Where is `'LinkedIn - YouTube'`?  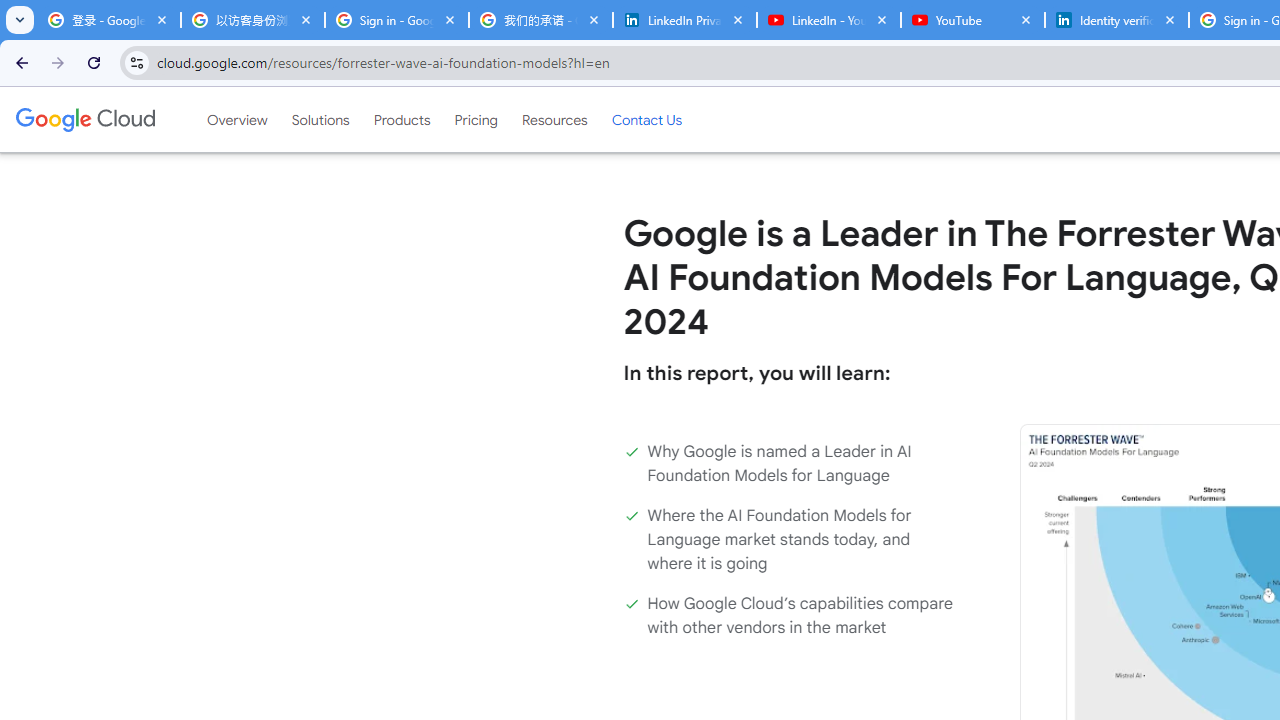 'LinkedIn - YouTube' is located at coordinates (828, 20).